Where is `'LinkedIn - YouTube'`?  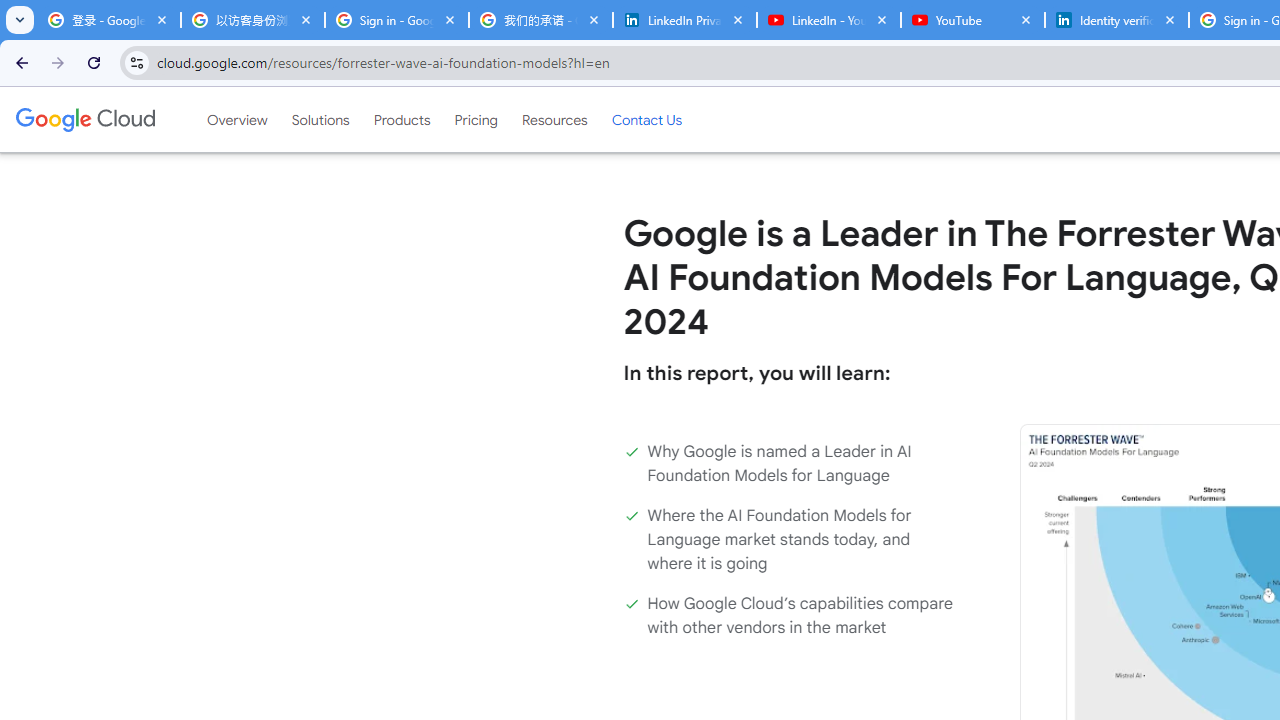 'LinkedIn - YouTube' is located at coordinates (828, 20).